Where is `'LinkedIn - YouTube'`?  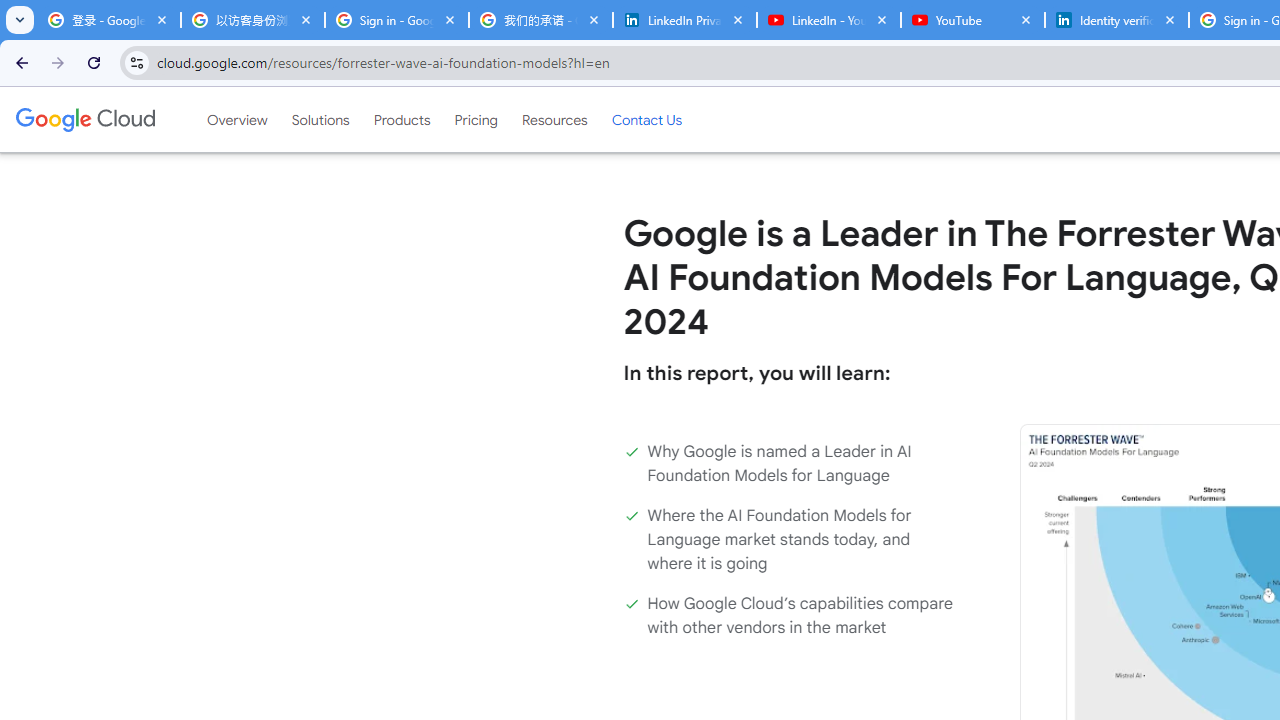 'LinkedIn - YouTube' is located at coordinates (828, 20).